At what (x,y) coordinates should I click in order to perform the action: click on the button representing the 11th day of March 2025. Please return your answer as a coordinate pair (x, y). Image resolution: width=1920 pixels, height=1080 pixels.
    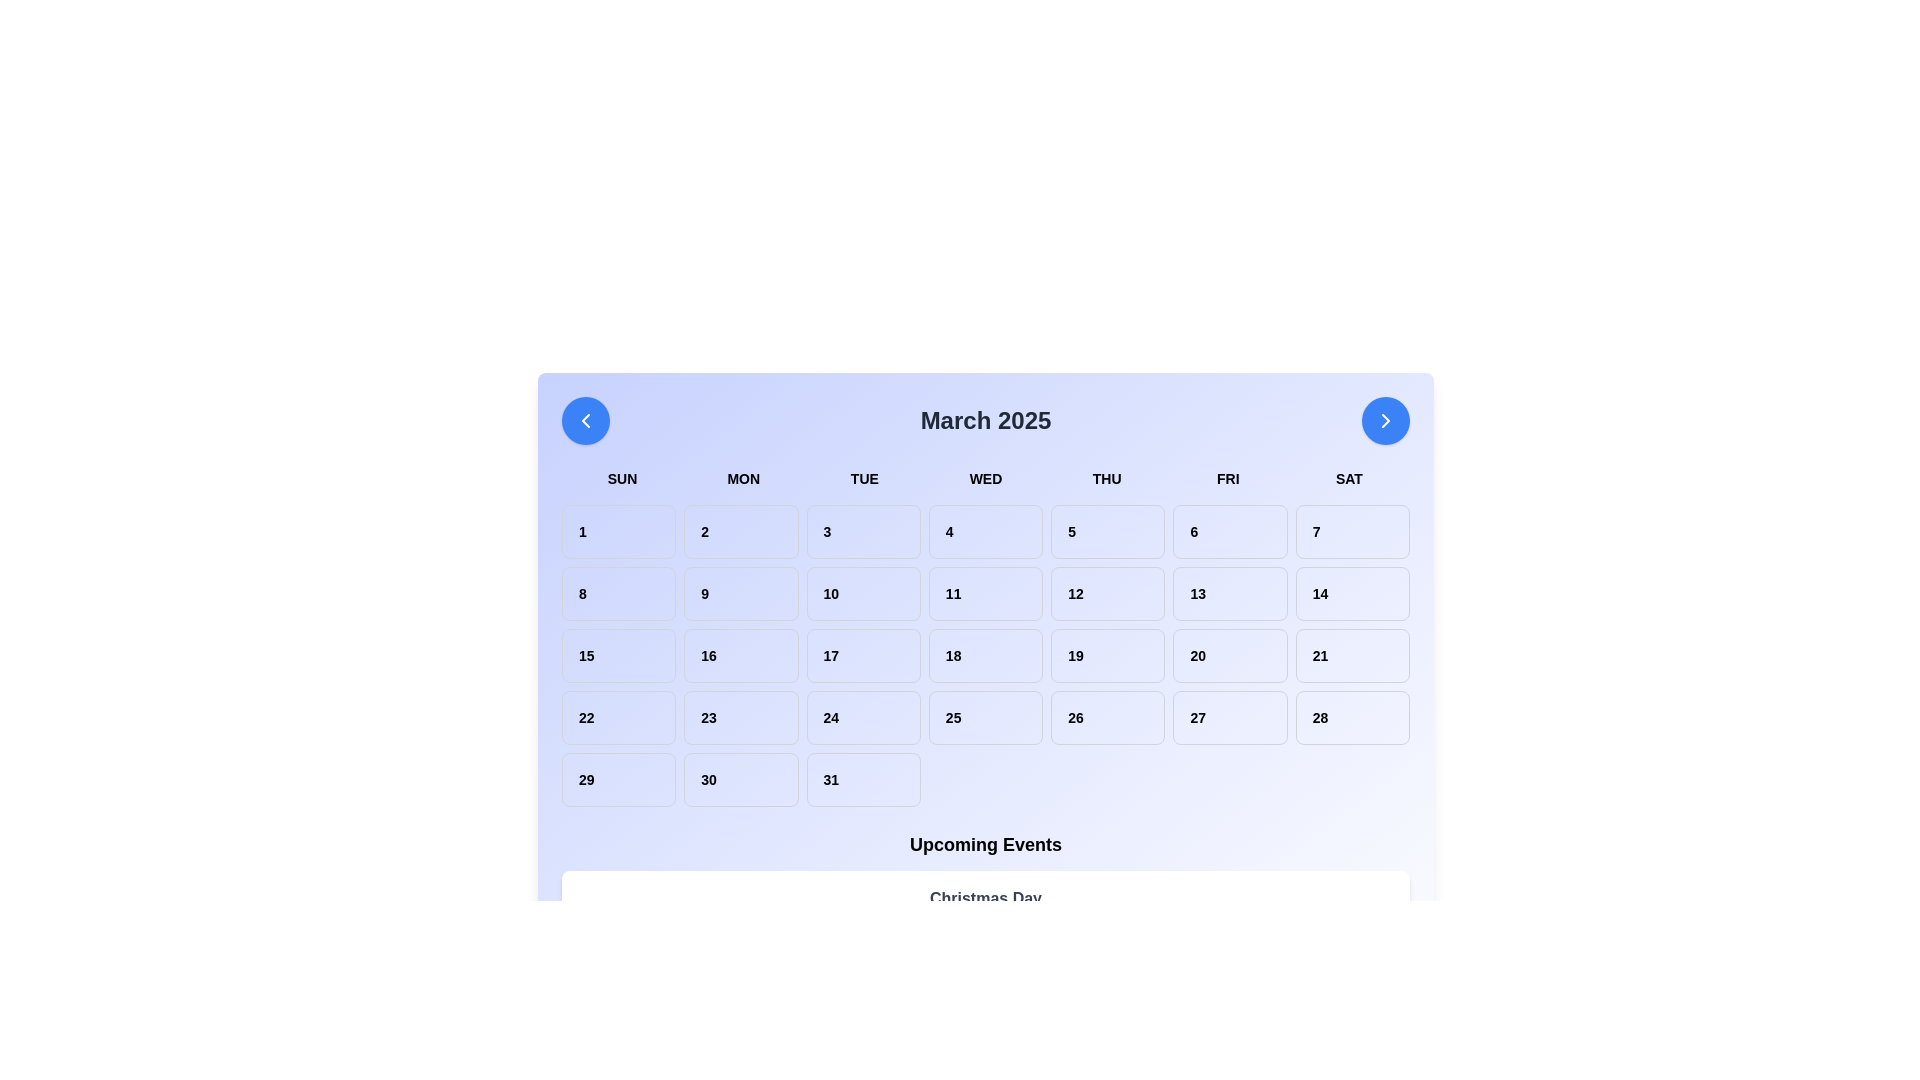
    Looking at the image, I should click on (985, 593).